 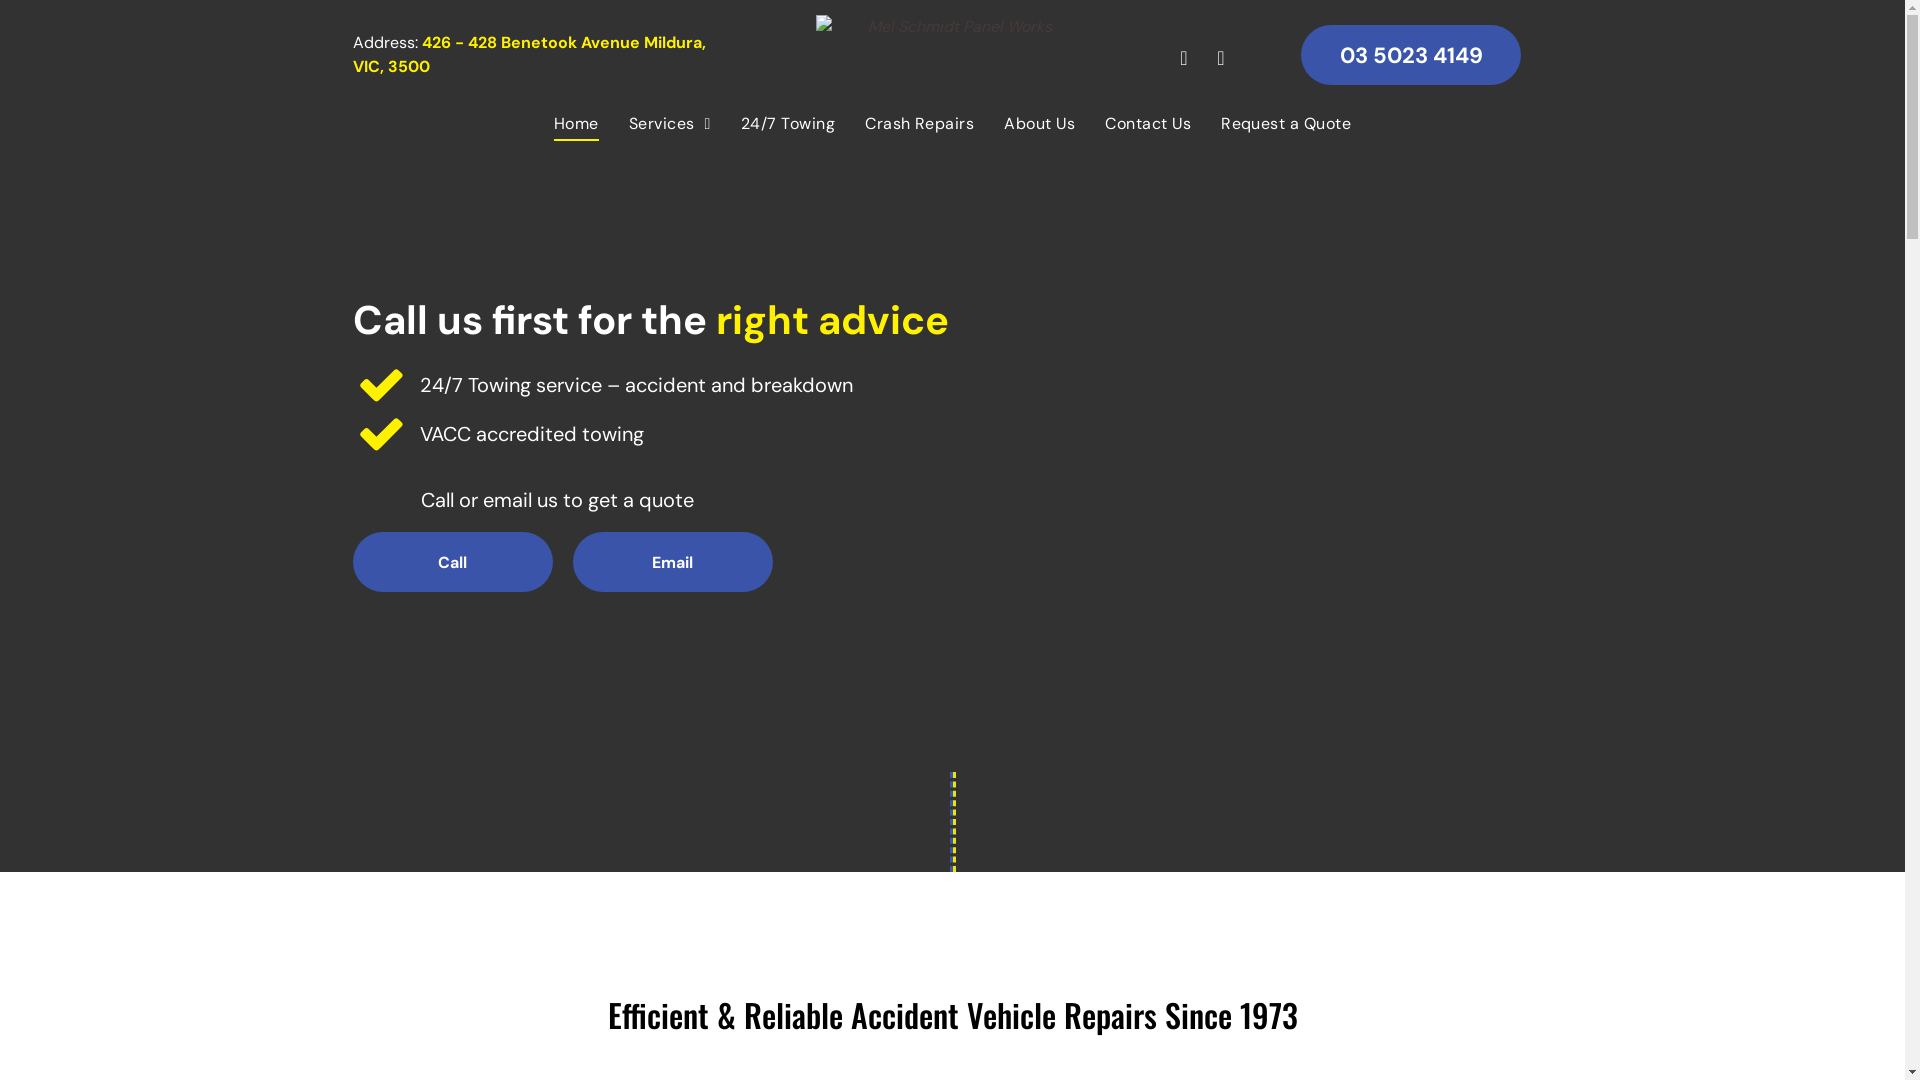 What do you see at coordinates (786, 123) in the screenshot?
I see `'24/7 Towing'` at bounding box center [786, 123].